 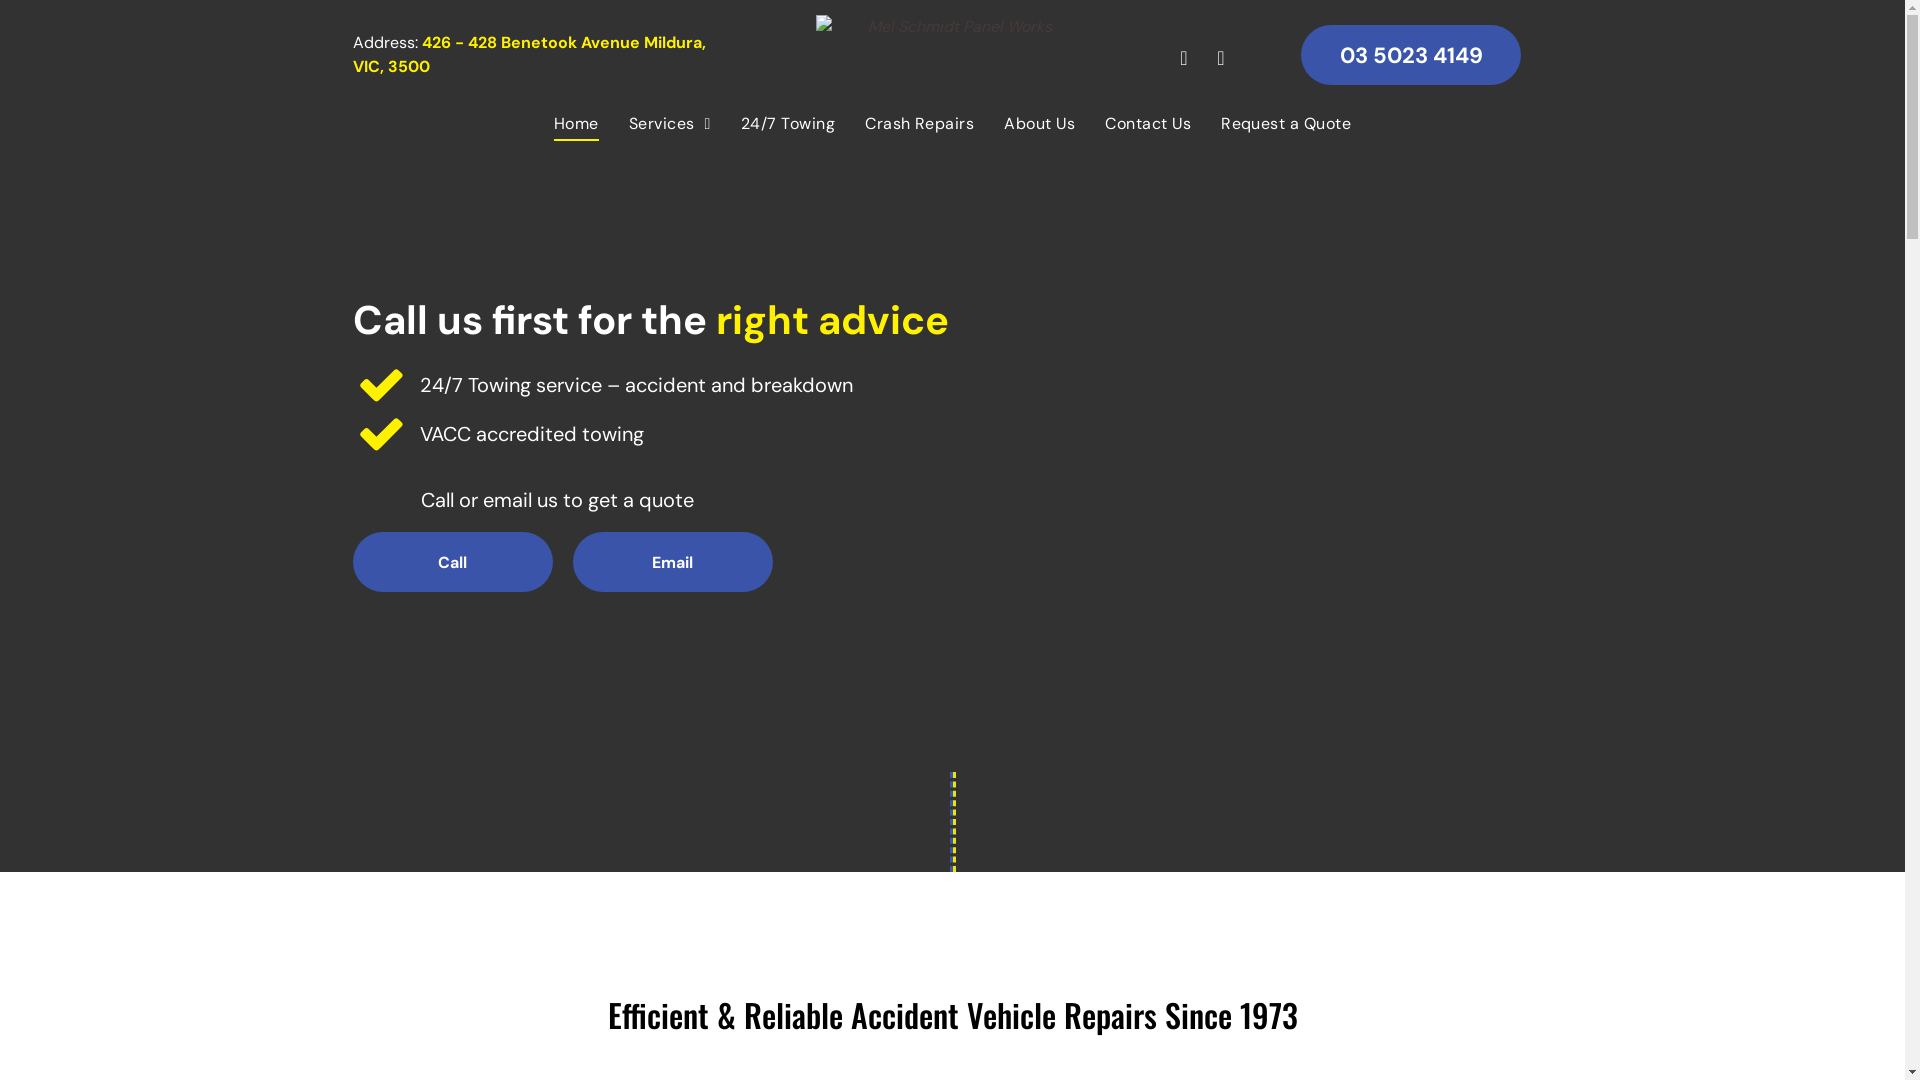 What do you see at coordinates (786, 123) in the screenshot?
I see `'24/7 Towing'` at bounding box center [786, 123].